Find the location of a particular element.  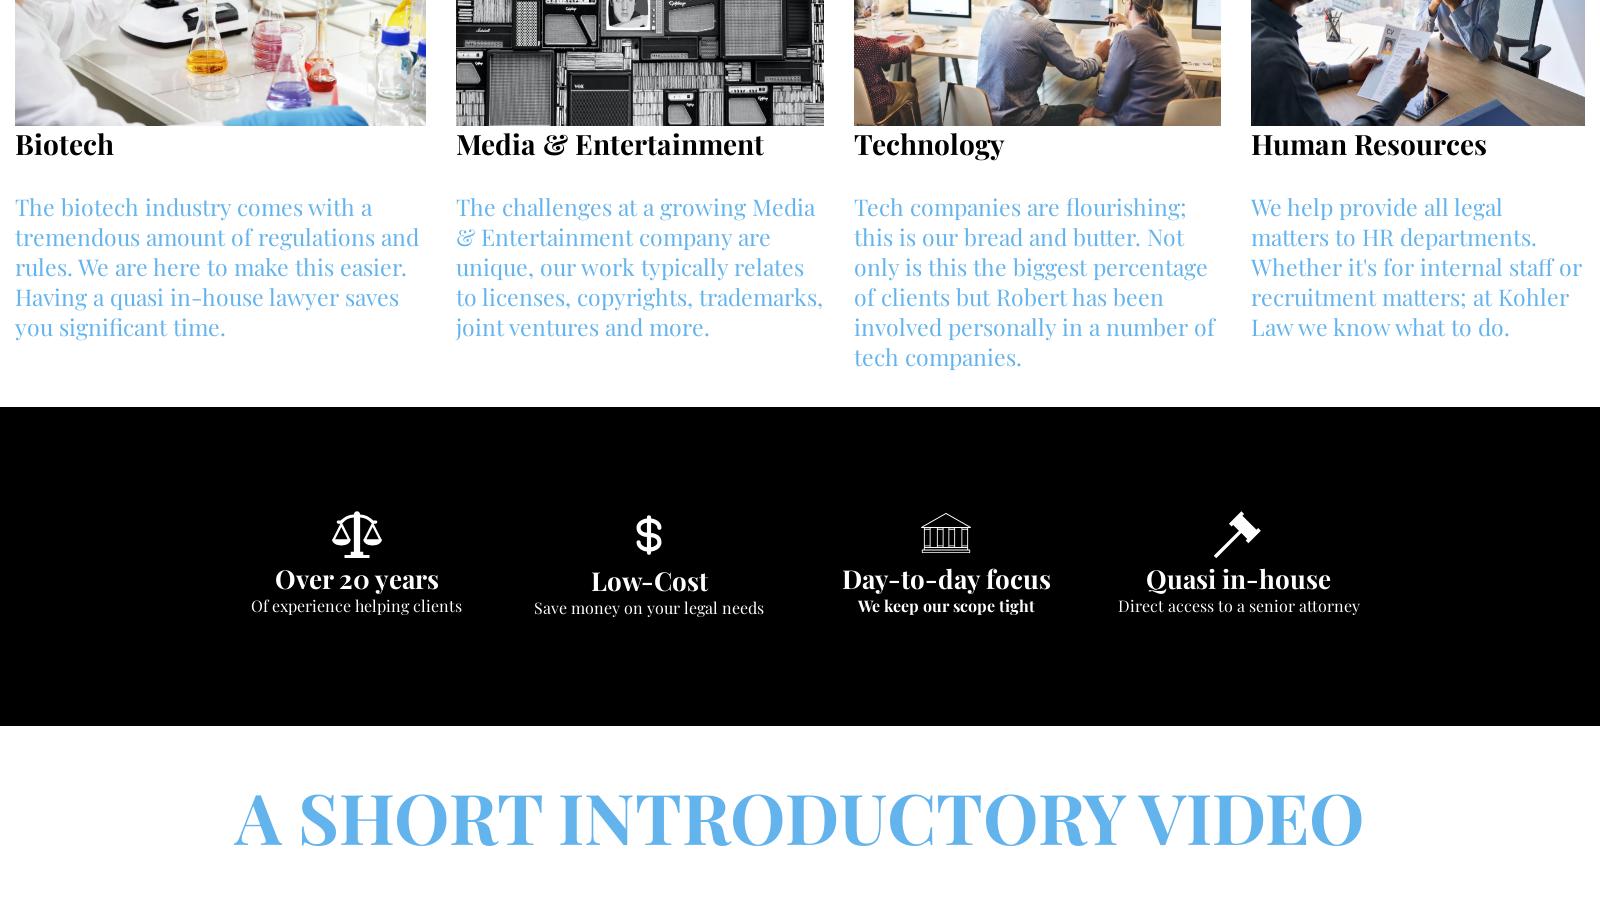

'Low-Cost' is located at coordinates (648, 580).